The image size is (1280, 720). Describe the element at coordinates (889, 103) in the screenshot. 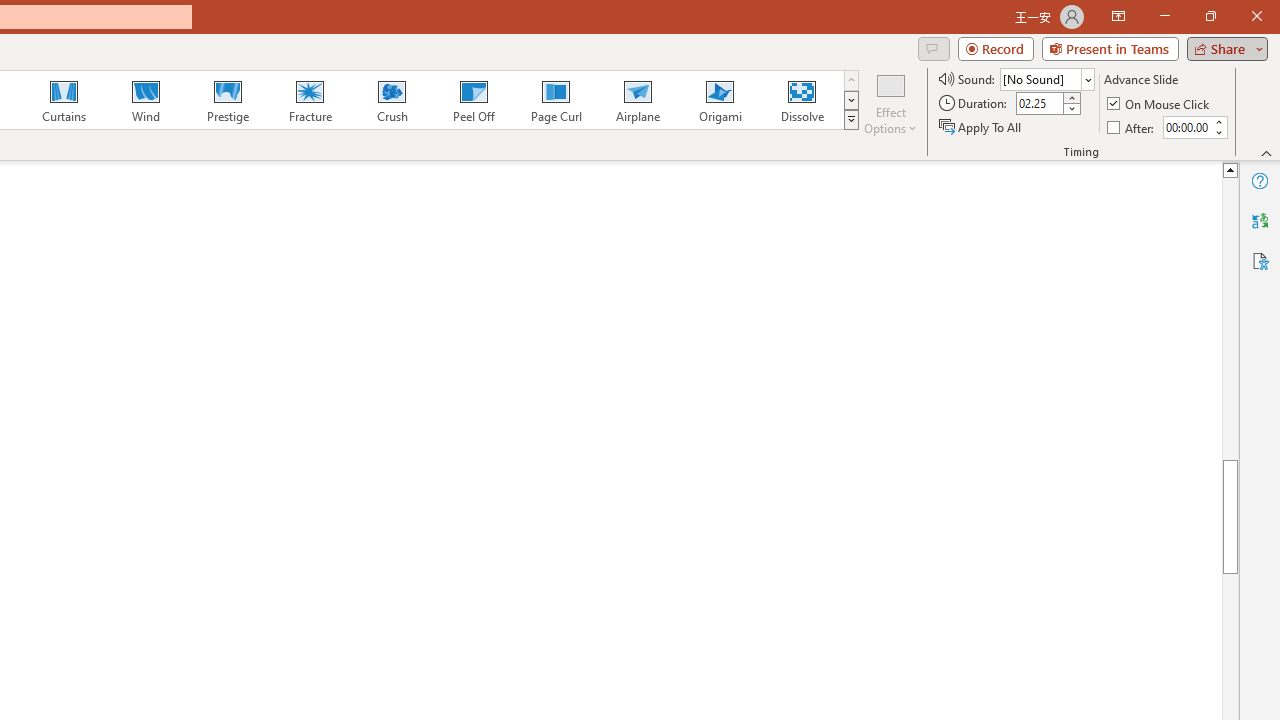

I see `'Effect Options'` at that location.